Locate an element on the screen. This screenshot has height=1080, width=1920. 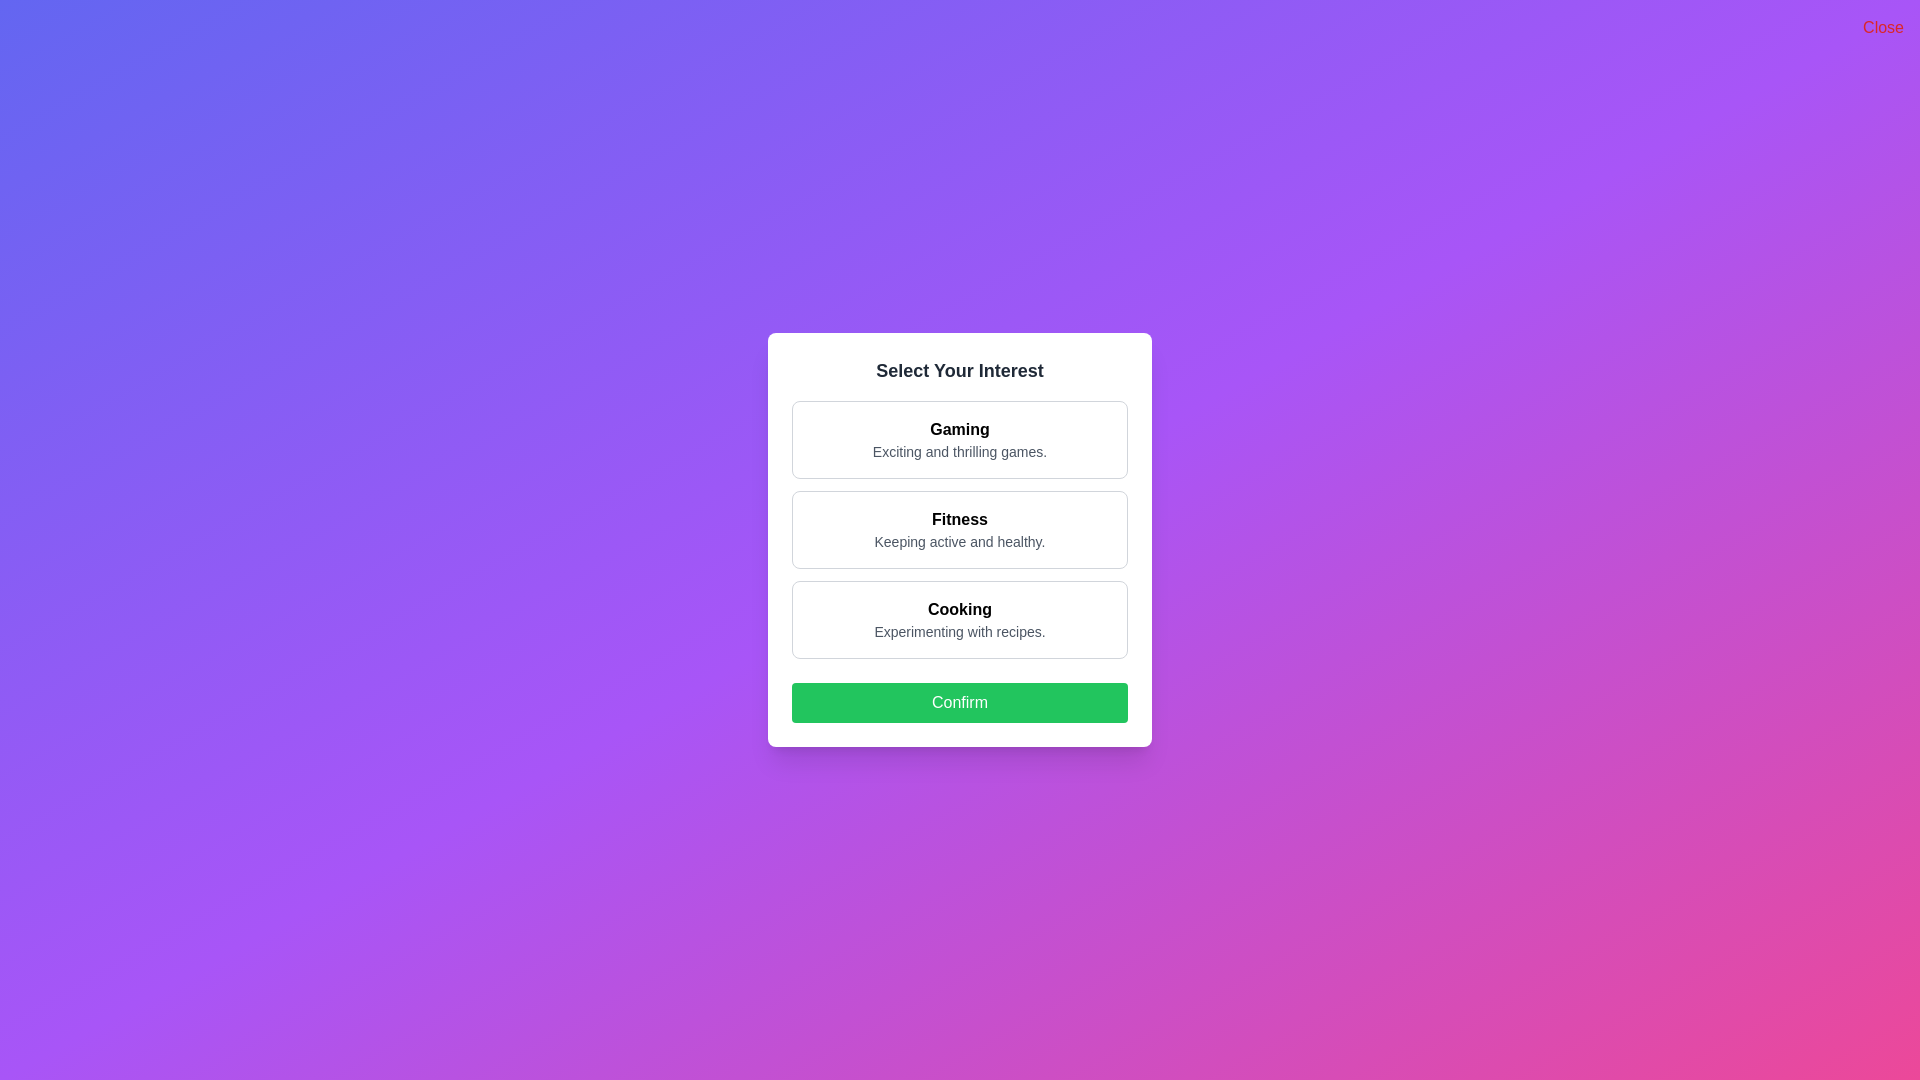
the gradient background outside the dialog is located at coordinates (99, 100).